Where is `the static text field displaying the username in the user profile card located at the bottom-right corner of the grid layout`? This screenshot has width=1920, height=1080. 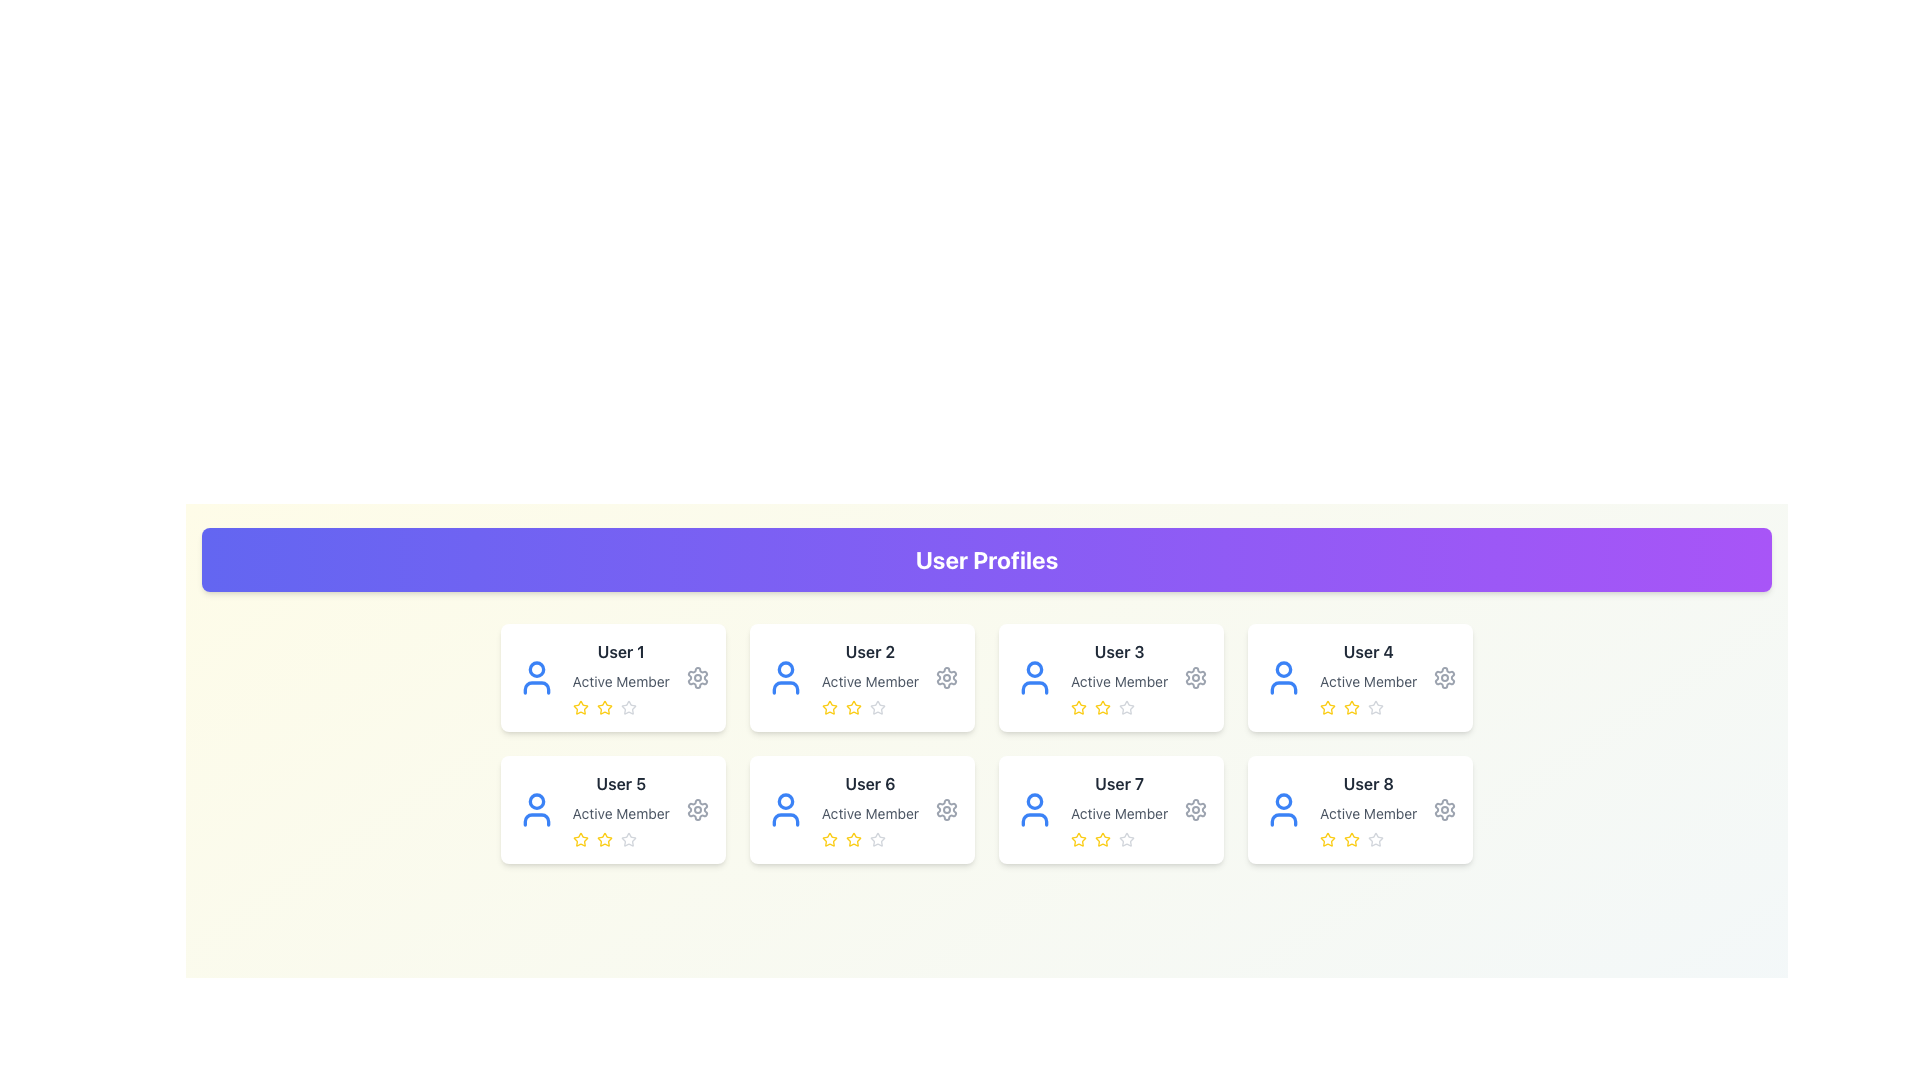
the static text field displaying the username in the user profile card located at the bottom-right corner of the grid layout is located at coordinates (1367, 782).